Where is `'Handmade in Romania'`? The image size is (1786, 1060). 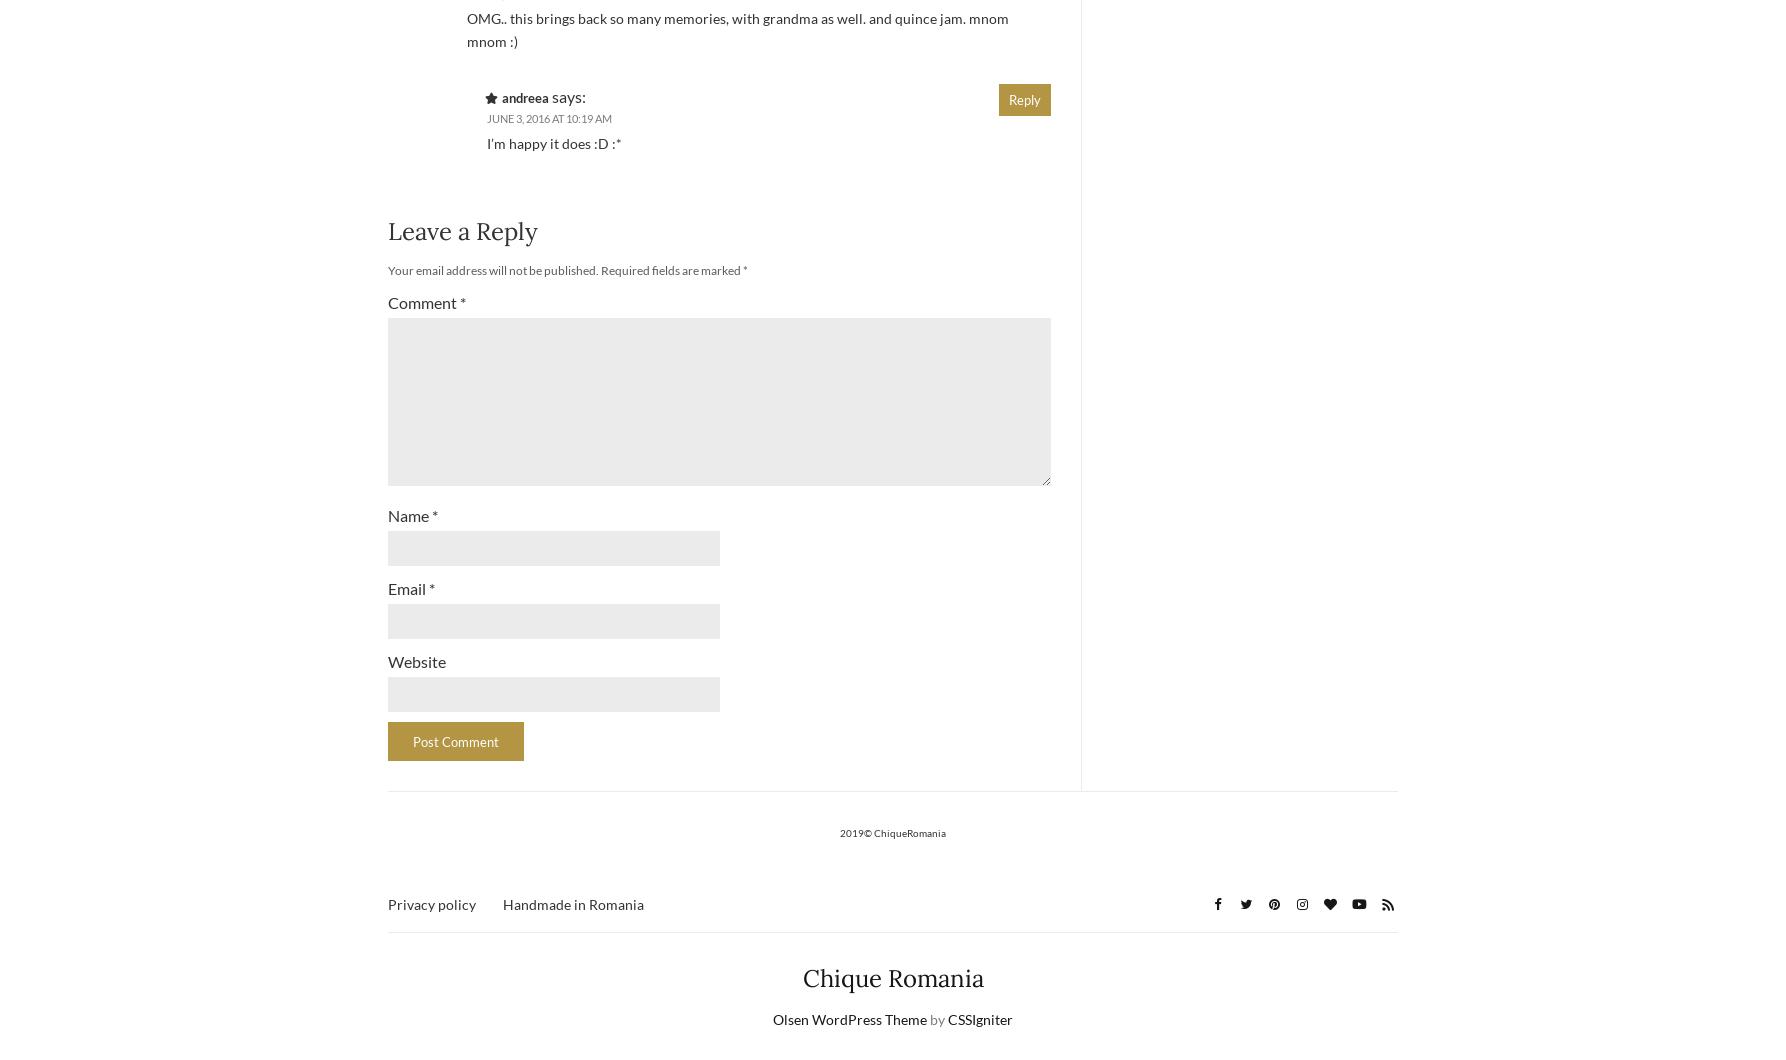 'Handmade in Romania' is located at coordinates (572, 904).